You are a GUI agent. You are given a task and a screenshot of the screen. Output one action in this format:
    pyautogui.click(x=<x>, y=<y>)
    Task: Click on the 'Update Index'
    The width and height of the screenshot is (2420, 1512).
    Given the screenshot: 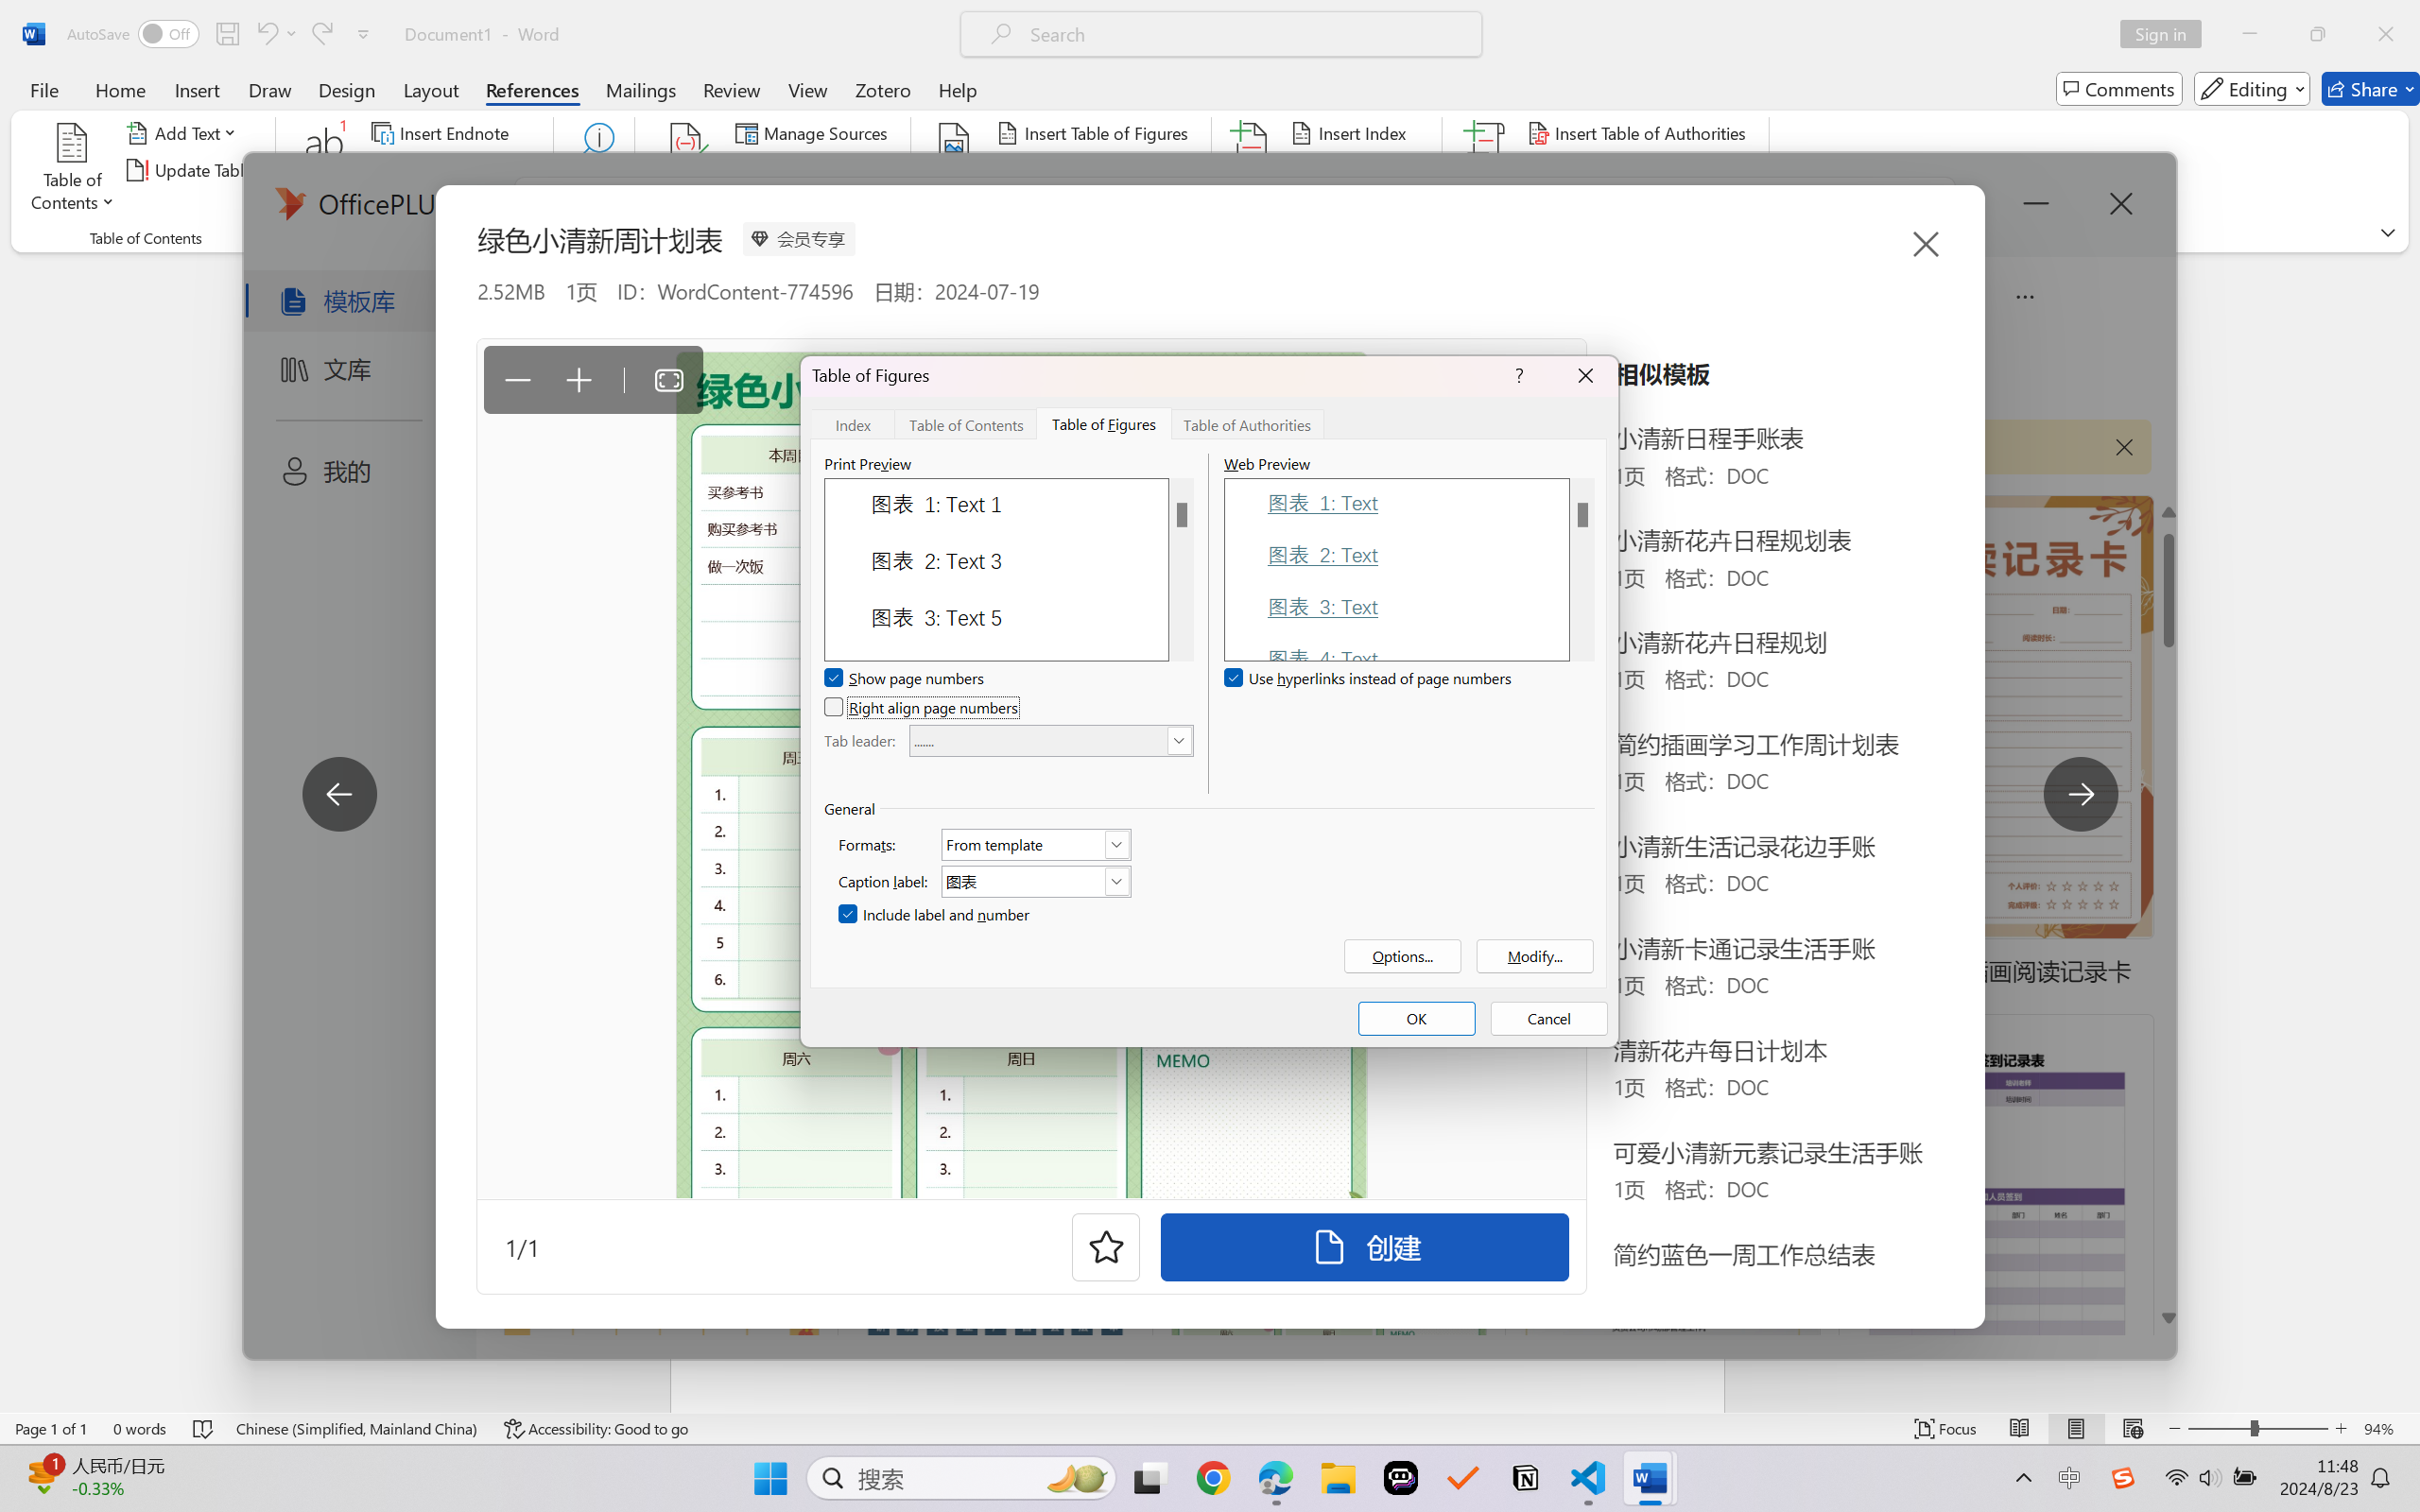 What is the action you would take?
    pyautogui.click(x=1357, y=170)
    